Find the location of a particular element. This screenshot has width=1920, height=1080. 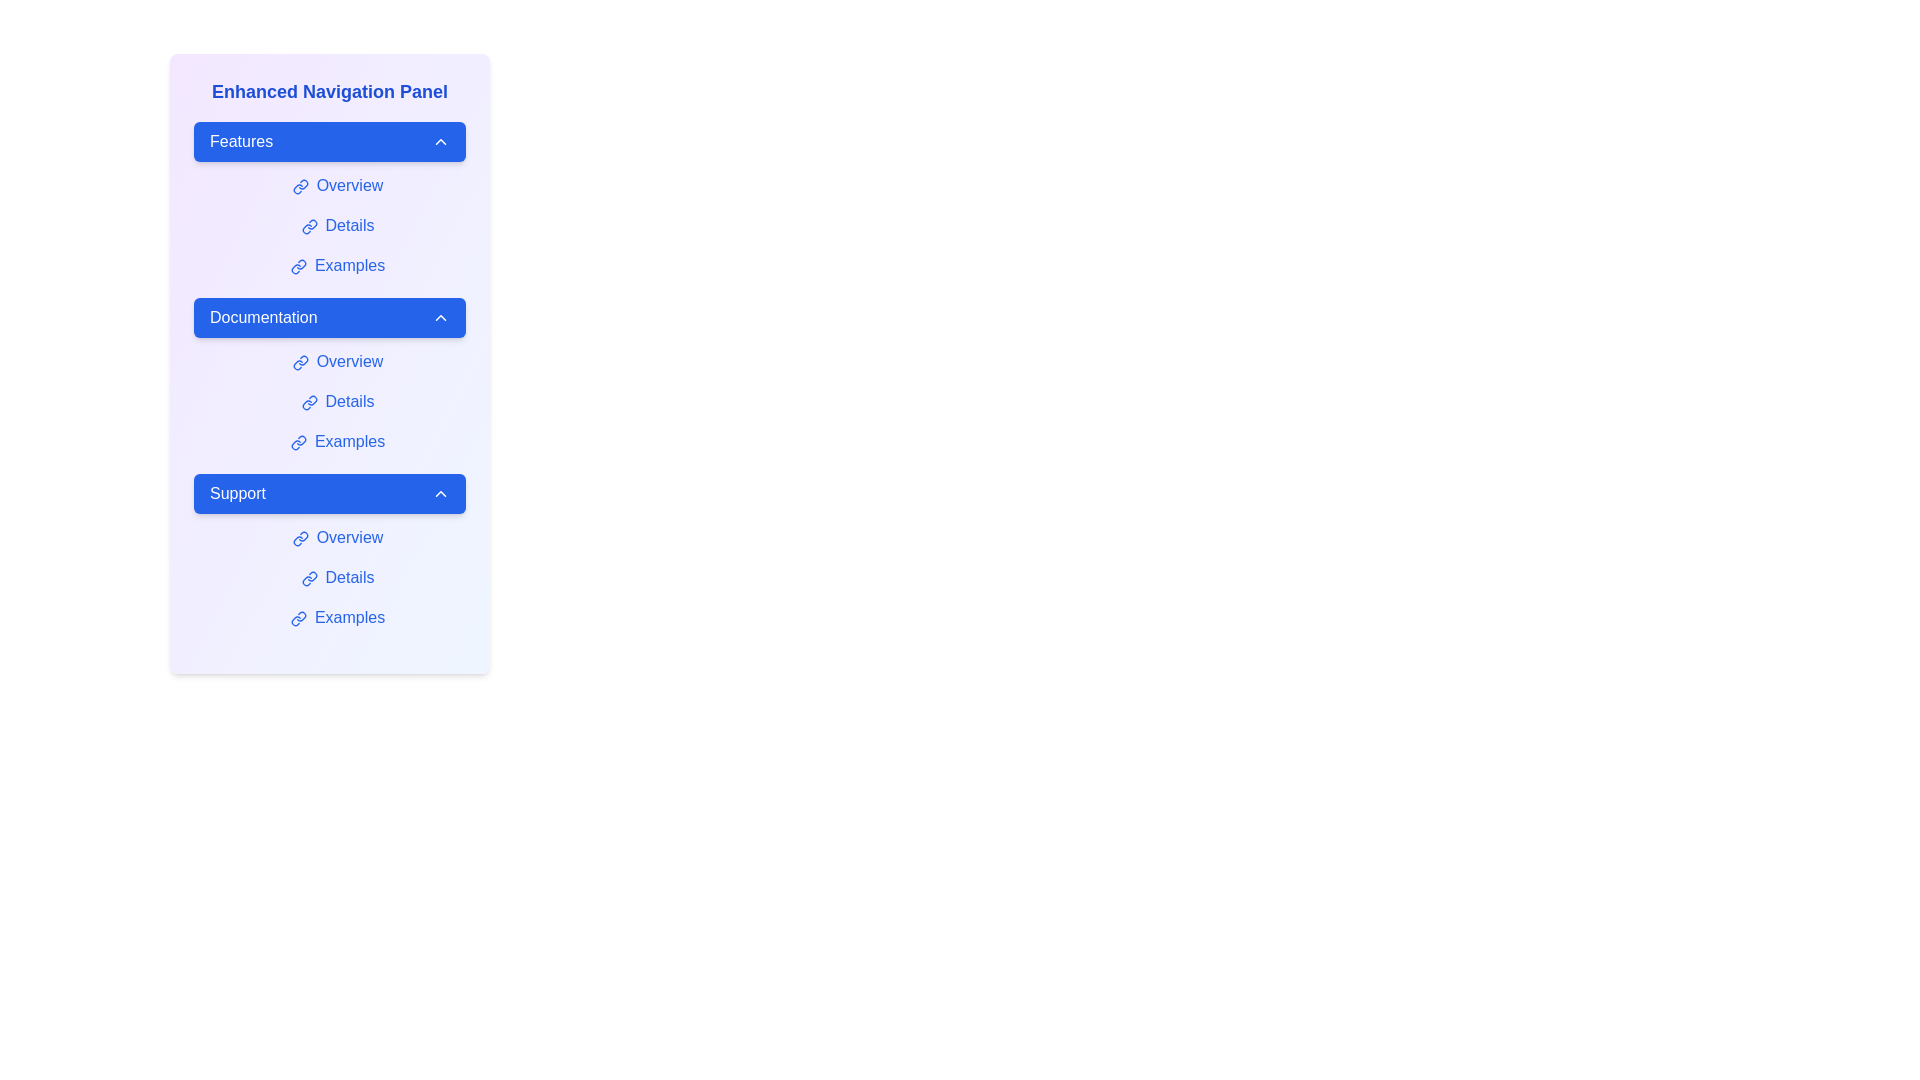

the 'Documentation' text label located within the blue button in the navigation panel, positioned below 'Features' and above 'Support', to interact with the associated section is located at coordinates (262, 316).